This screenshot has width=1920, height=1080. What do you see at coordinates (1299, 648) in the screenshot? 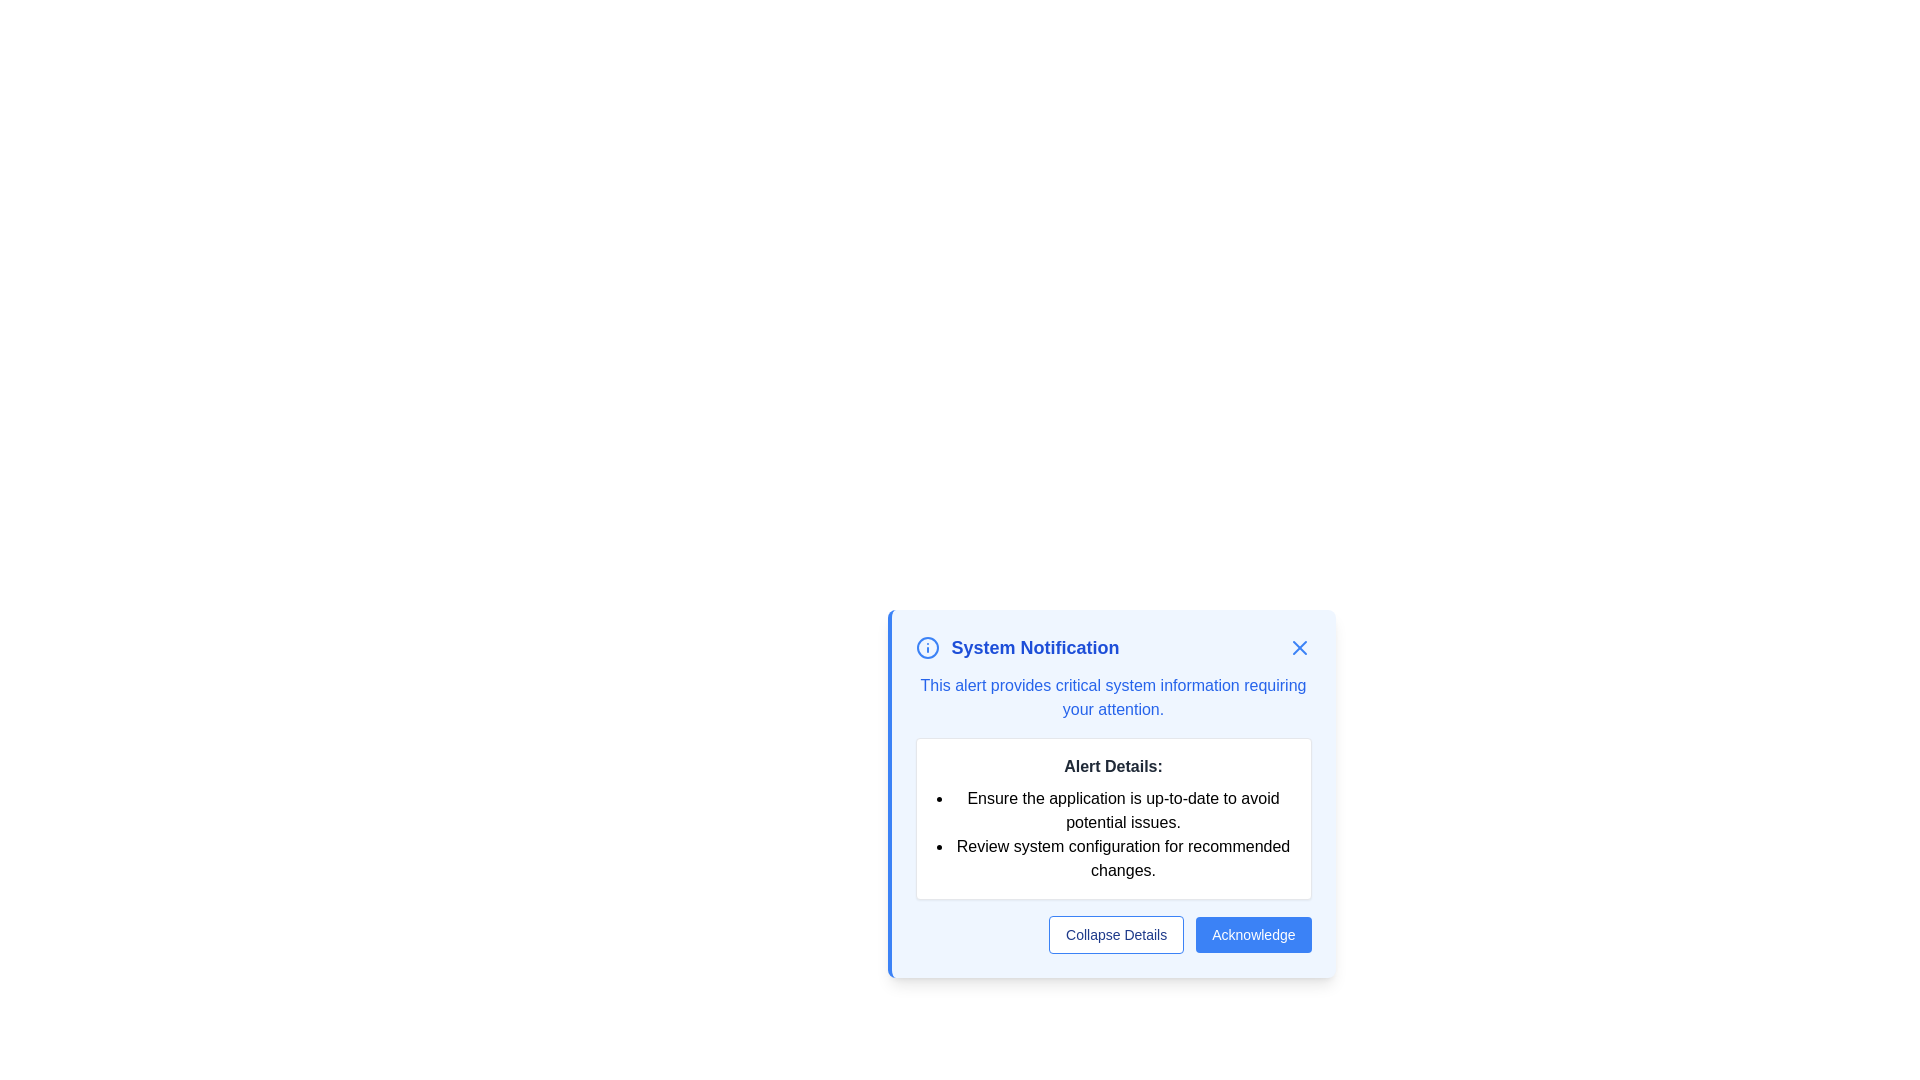
I see `the blue cross icon button in the top-right corner of the 'System Notification' modal` at bounding box center [1299, 648].